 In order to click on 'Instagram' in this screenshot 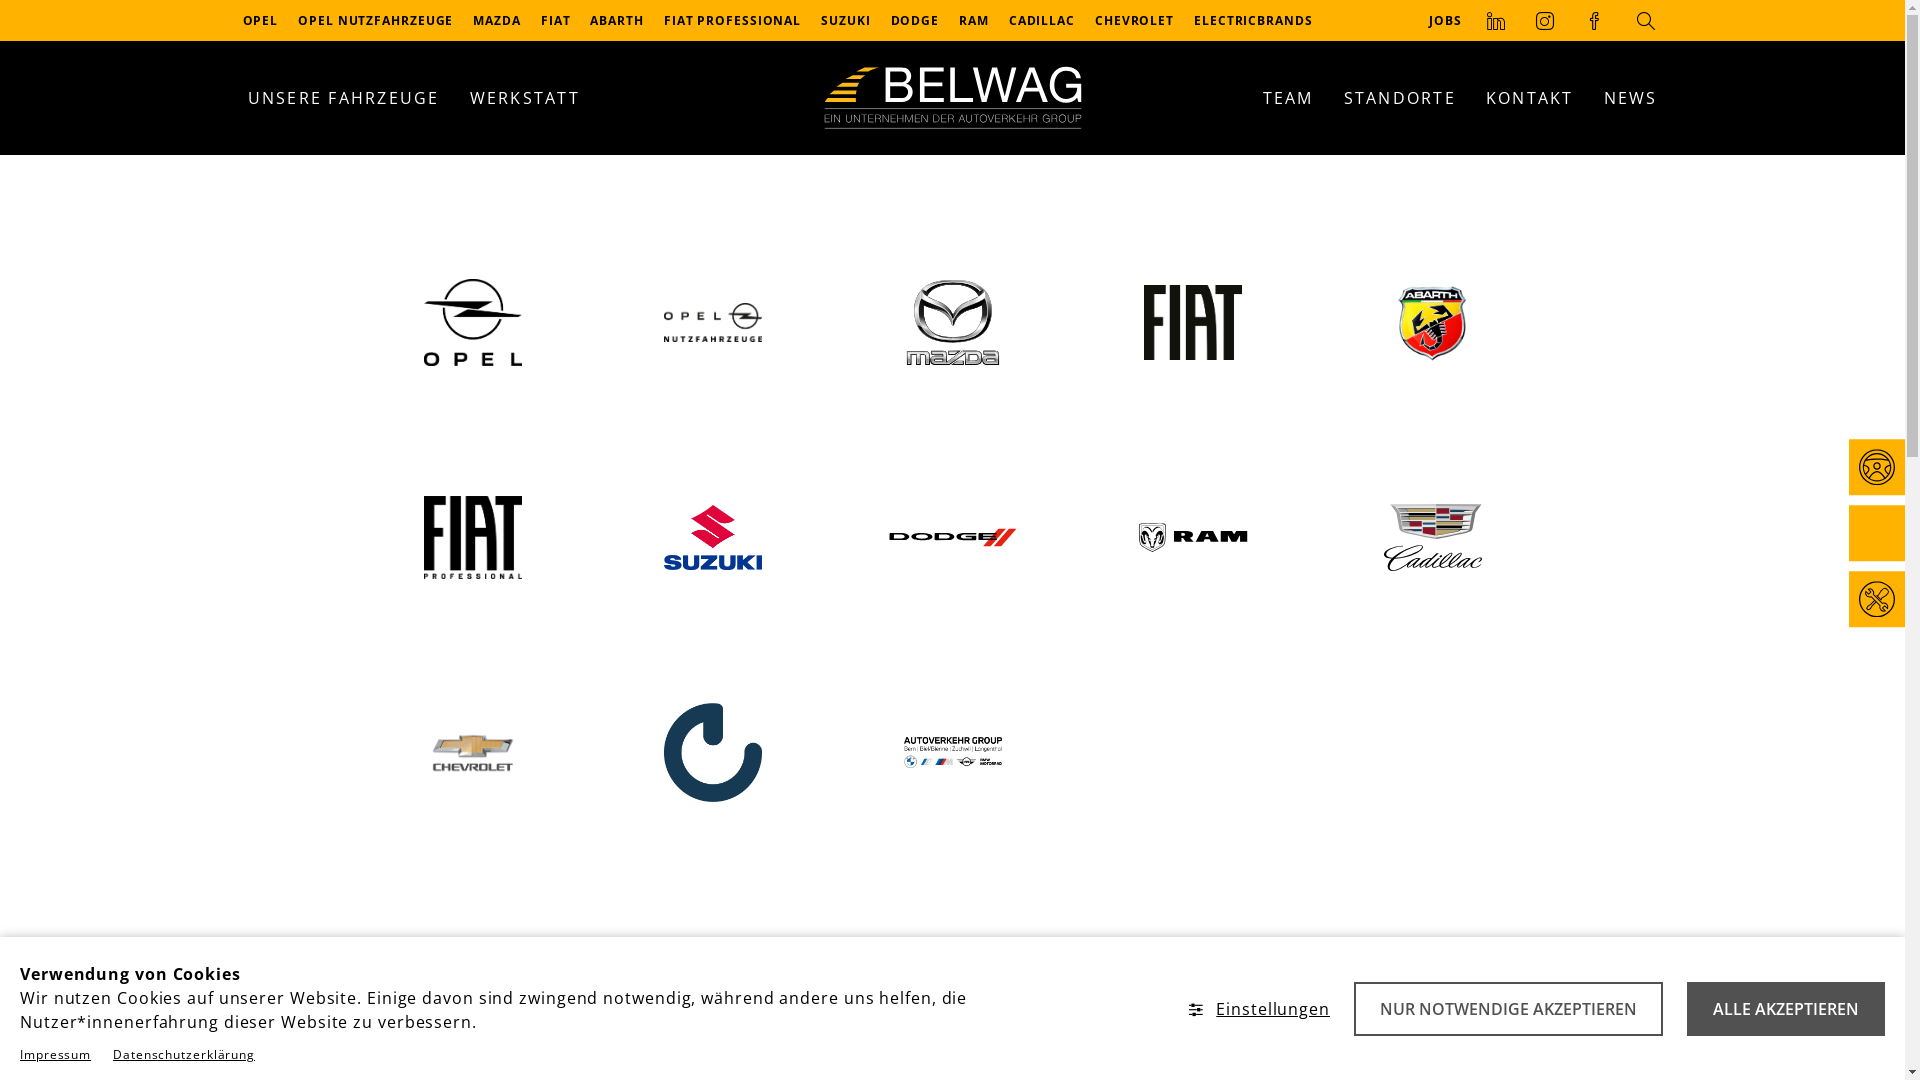, I will do `click(1520, 19)`.